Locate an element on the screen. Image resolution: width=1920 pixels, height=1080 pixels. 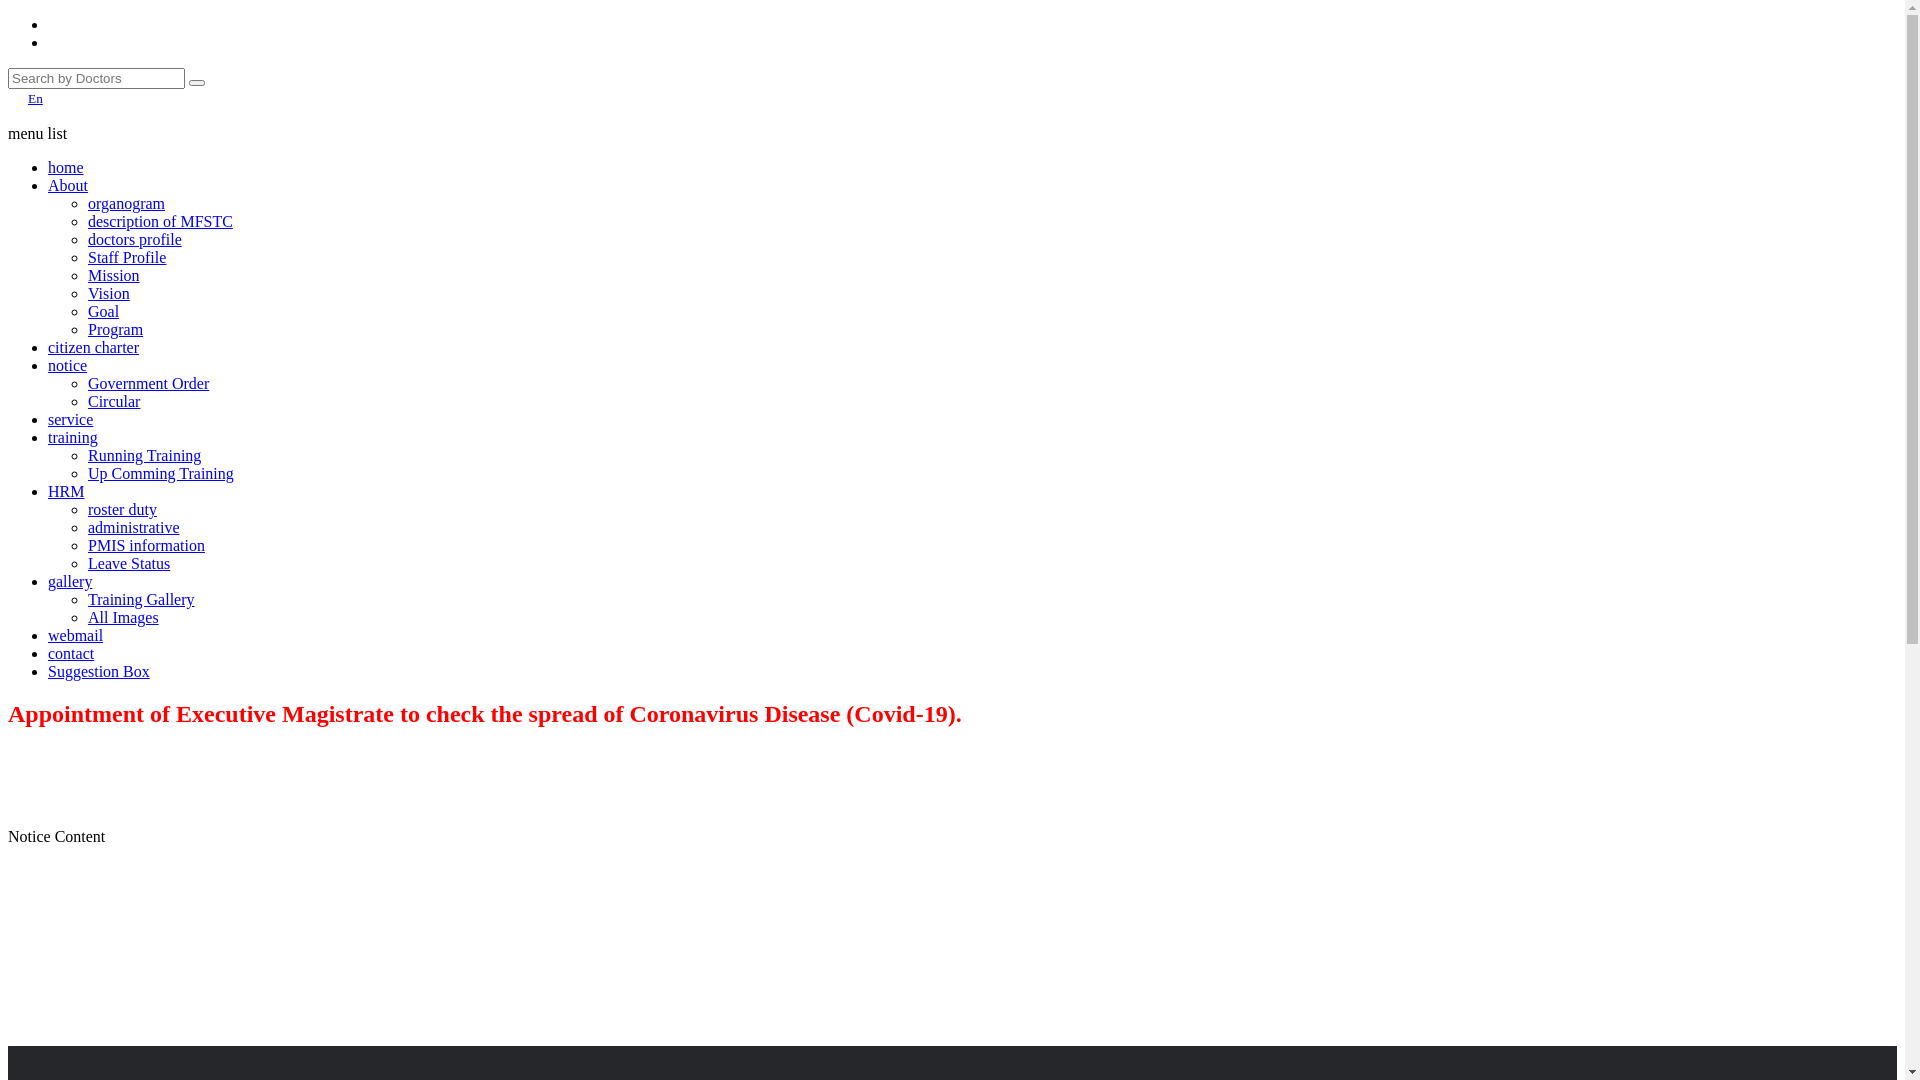
'Mission' is located at coordinates (113, 275).